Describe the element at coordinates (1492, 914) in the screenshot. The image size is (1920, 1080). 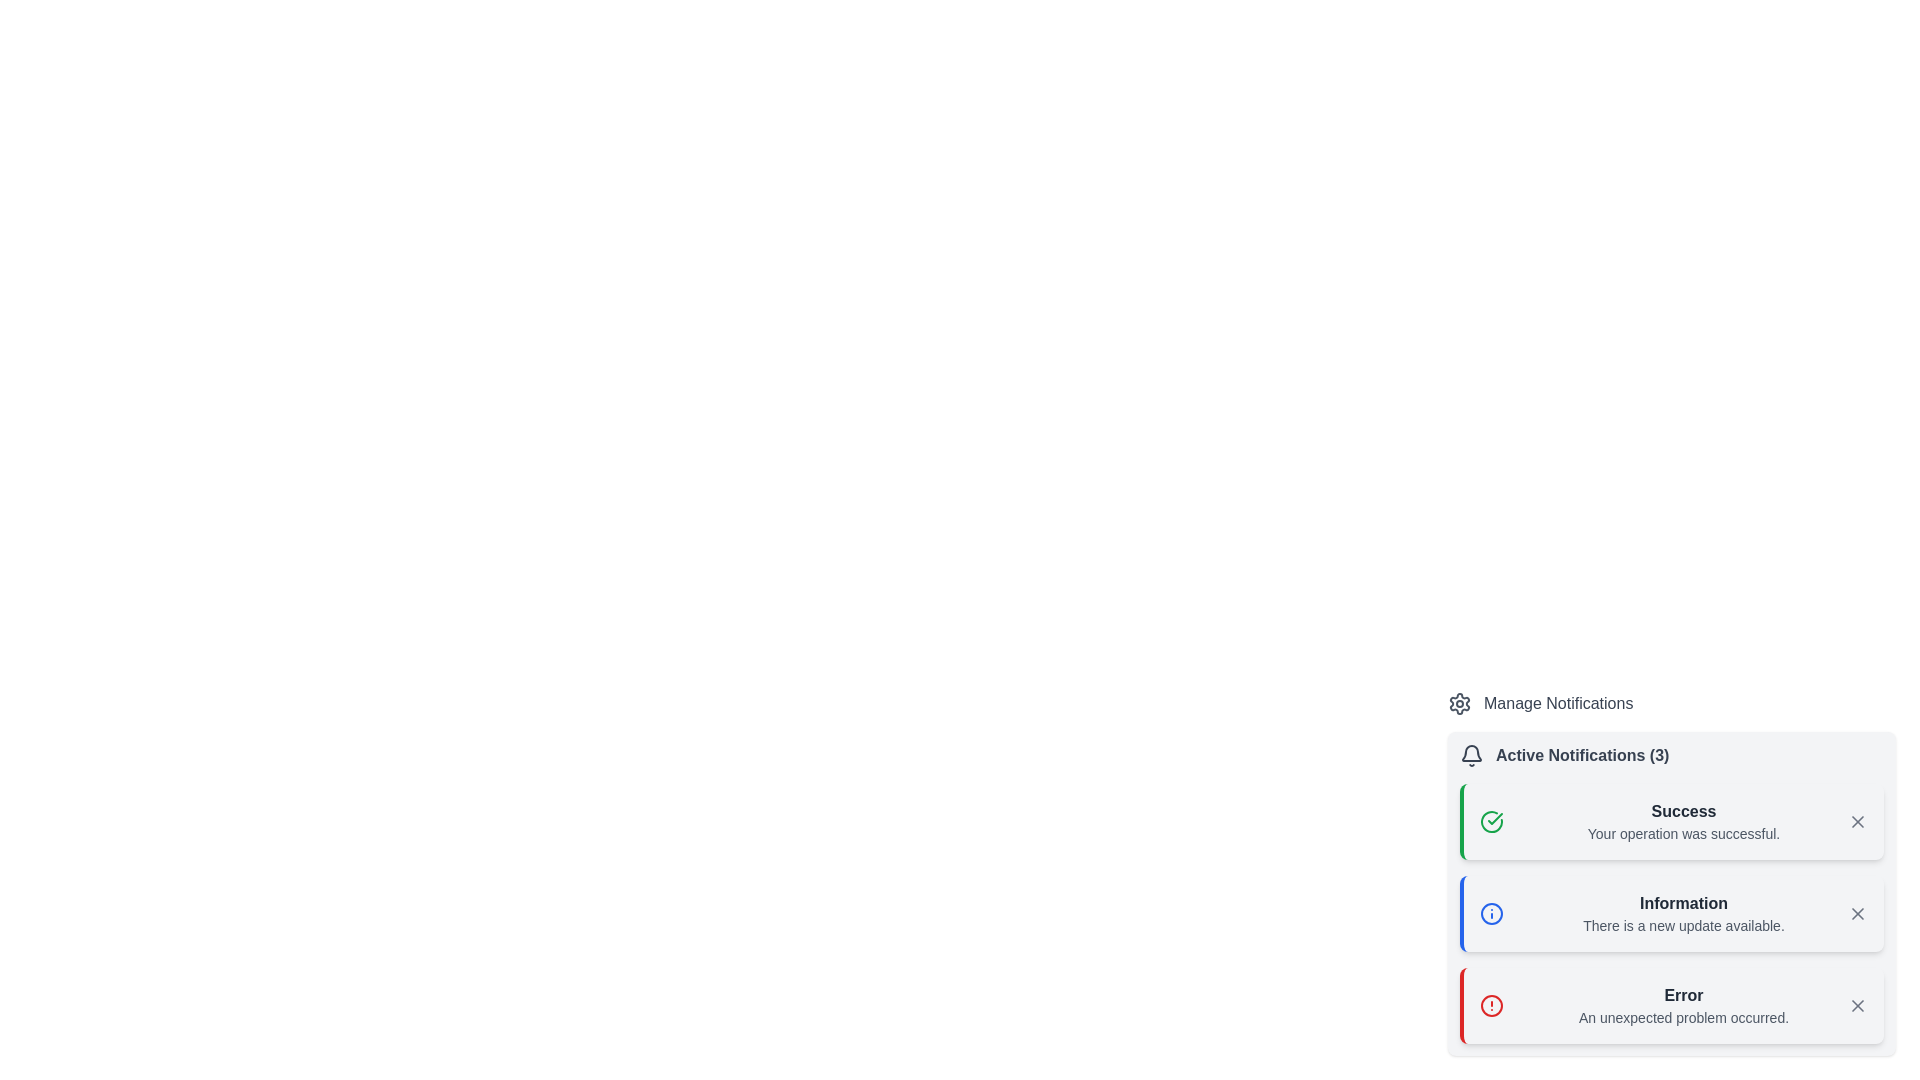
I see `the Graphical Circle (SVG Element) with a blue outline, which is part of the informational icon next to the text 'Information' in the Active Notifications area, specifically the second entry in the notifications list` at that location.